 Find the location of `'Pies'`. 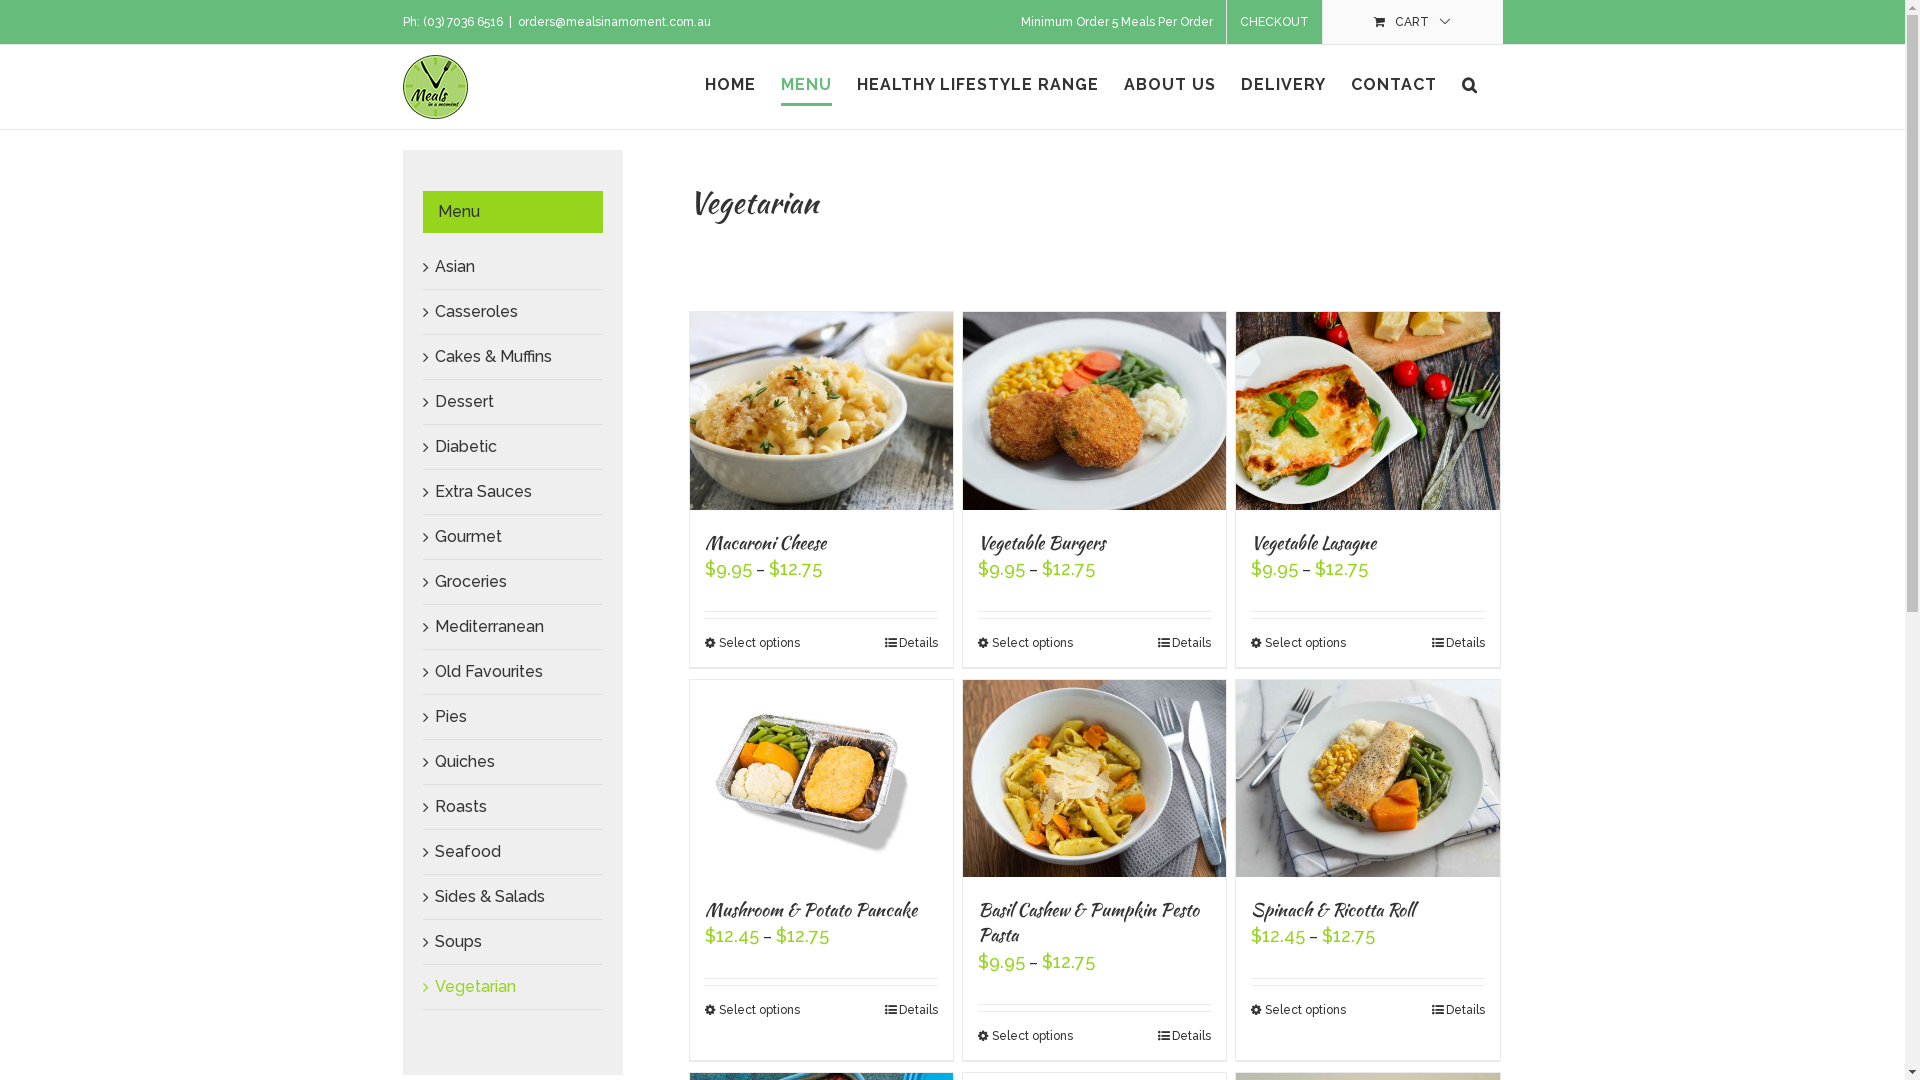

'Pies' is located at coordinates (449, 715).